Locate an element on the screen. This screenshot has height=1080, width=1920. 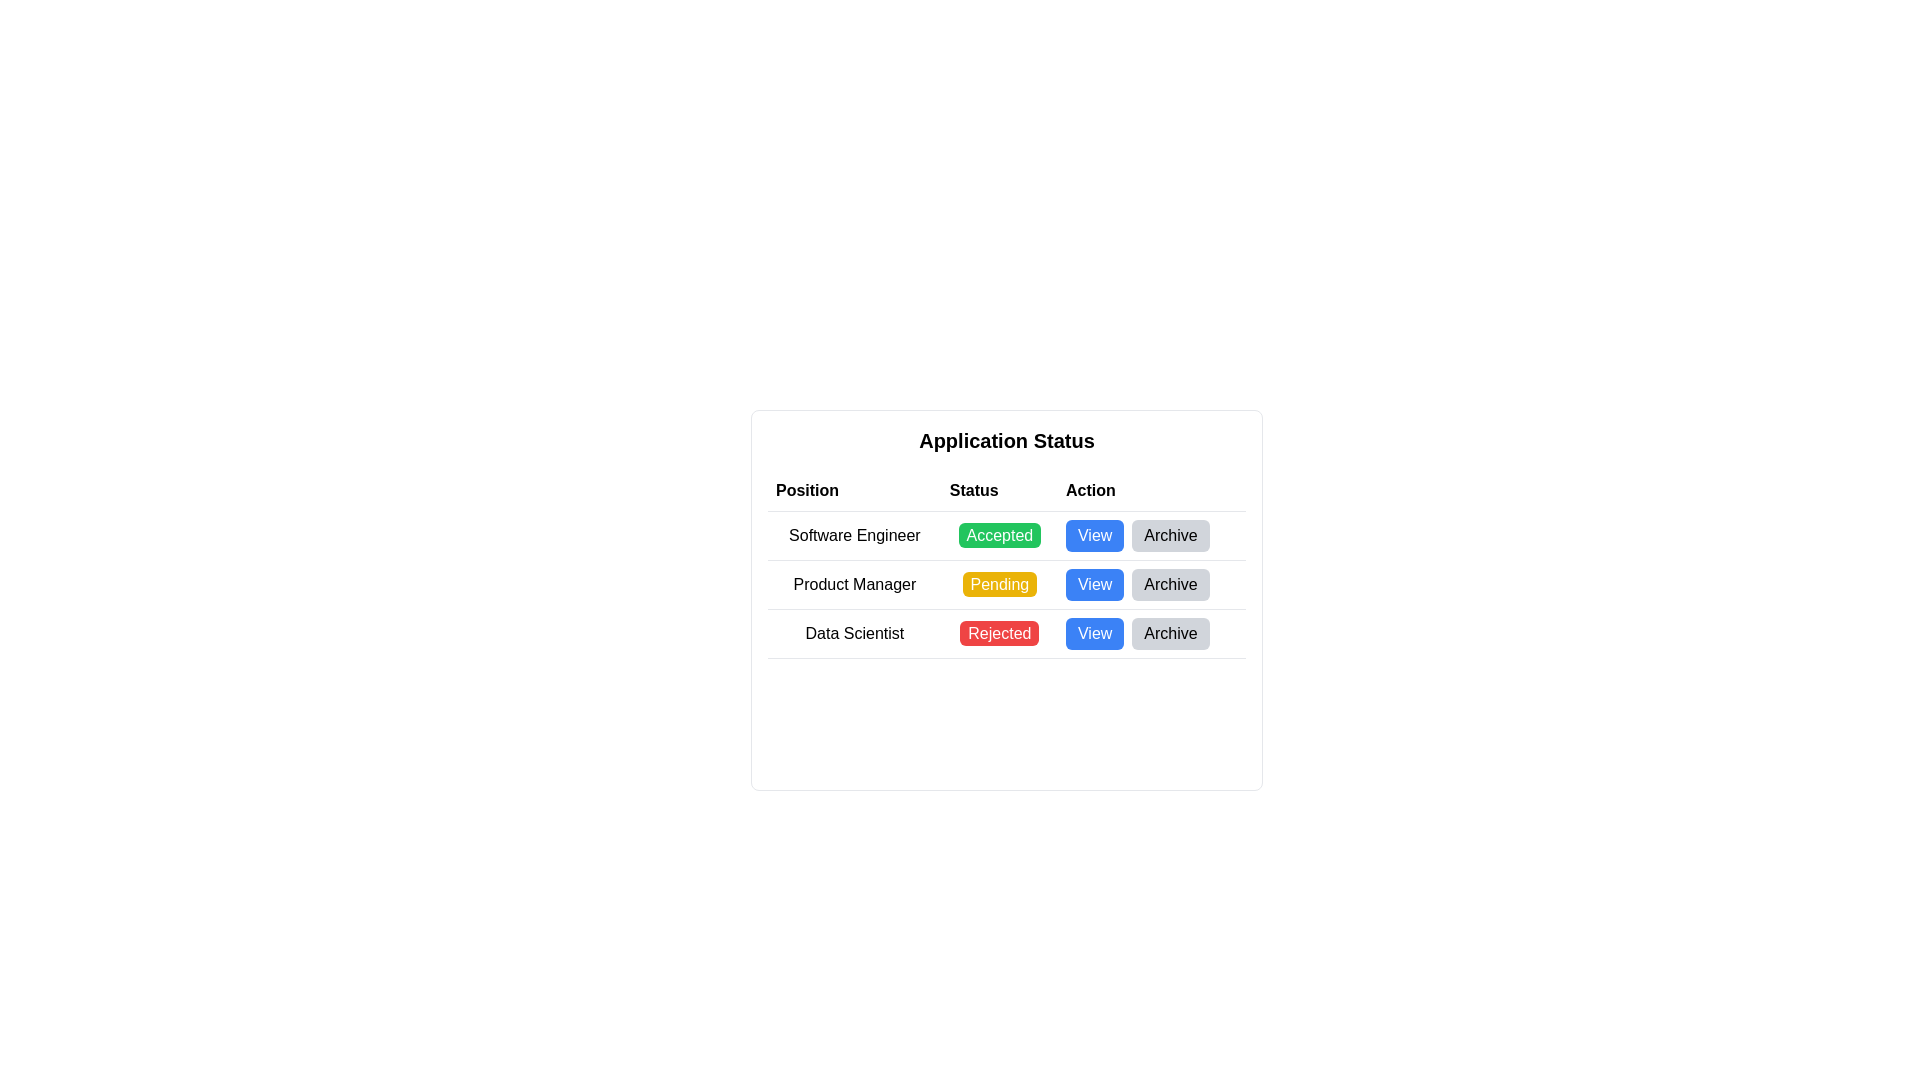
the archive button in the second row of the 'Action' column associated with the 'Product Manager' position to observe a visual change is located at coordinates (1171, 585).